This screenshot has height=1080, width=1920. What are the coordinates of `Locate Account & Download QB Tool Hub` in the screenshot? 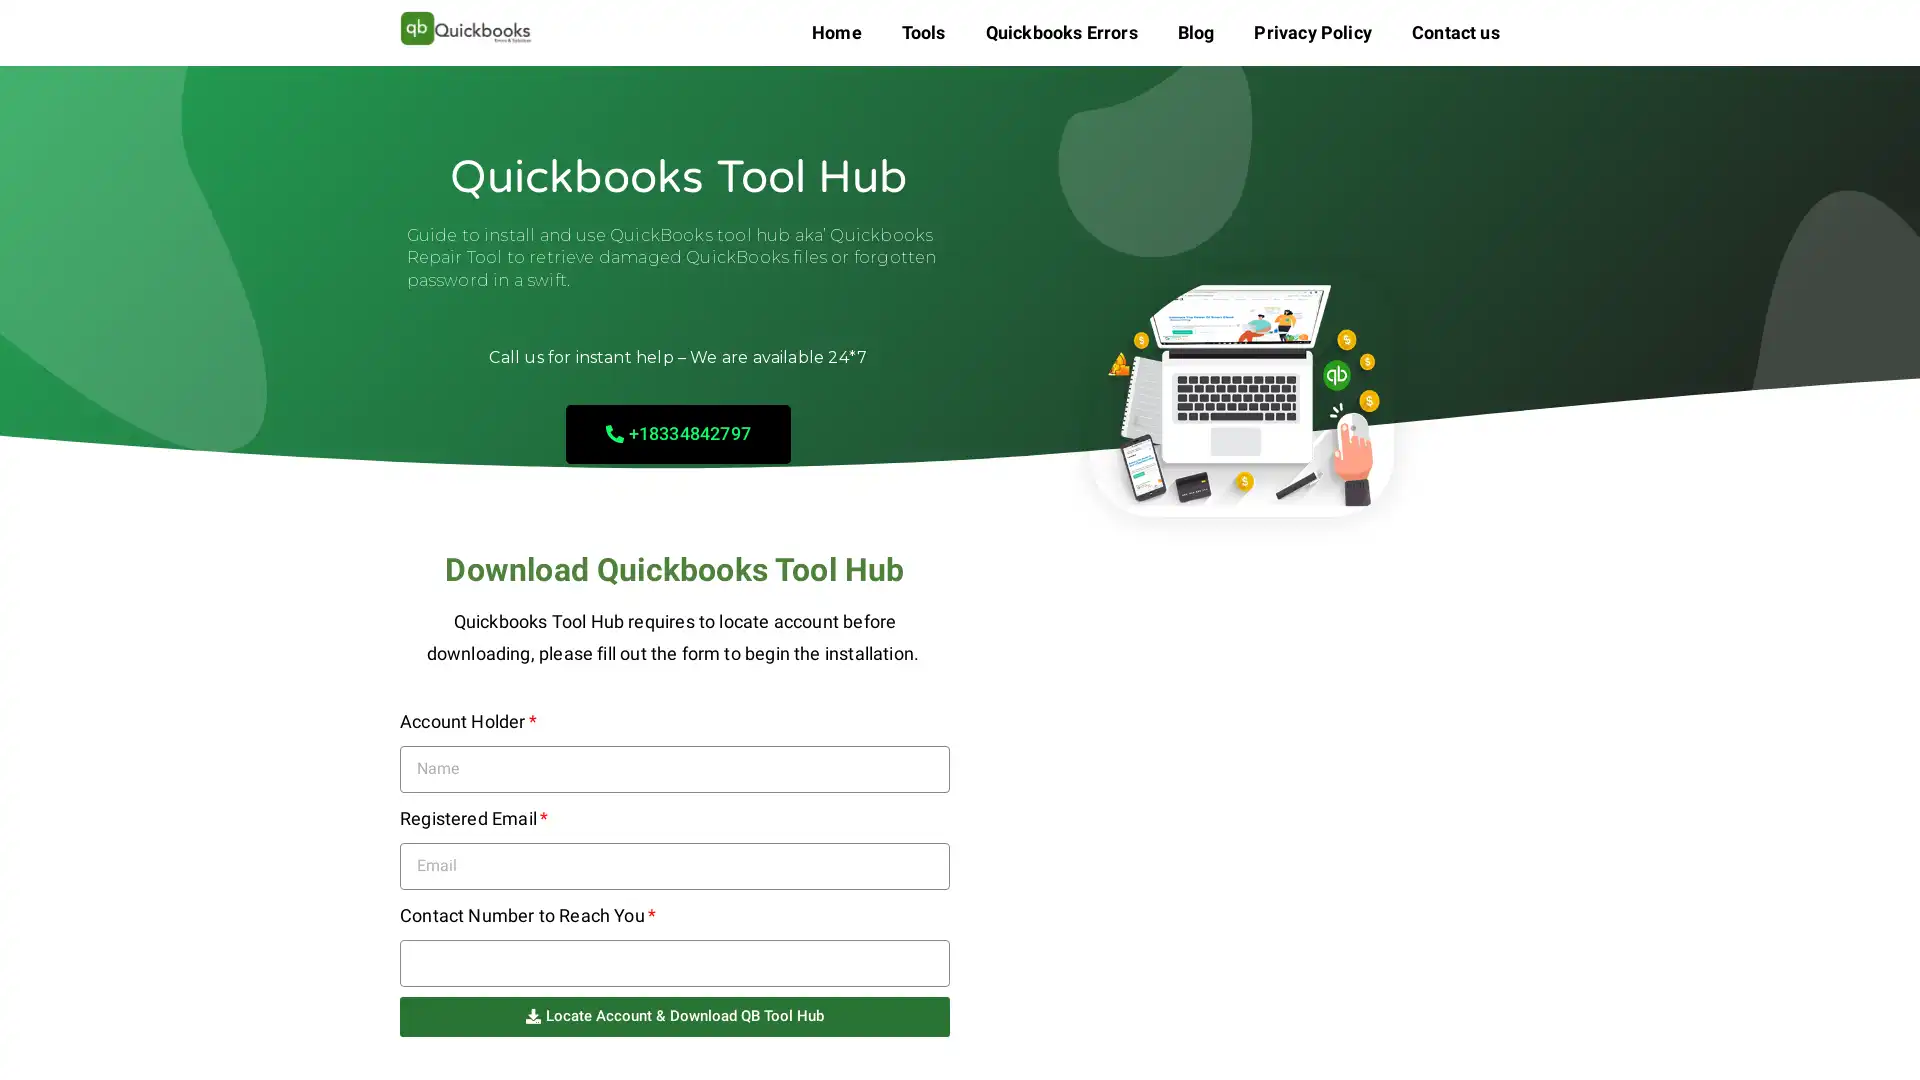 It's located at (675, 1015).